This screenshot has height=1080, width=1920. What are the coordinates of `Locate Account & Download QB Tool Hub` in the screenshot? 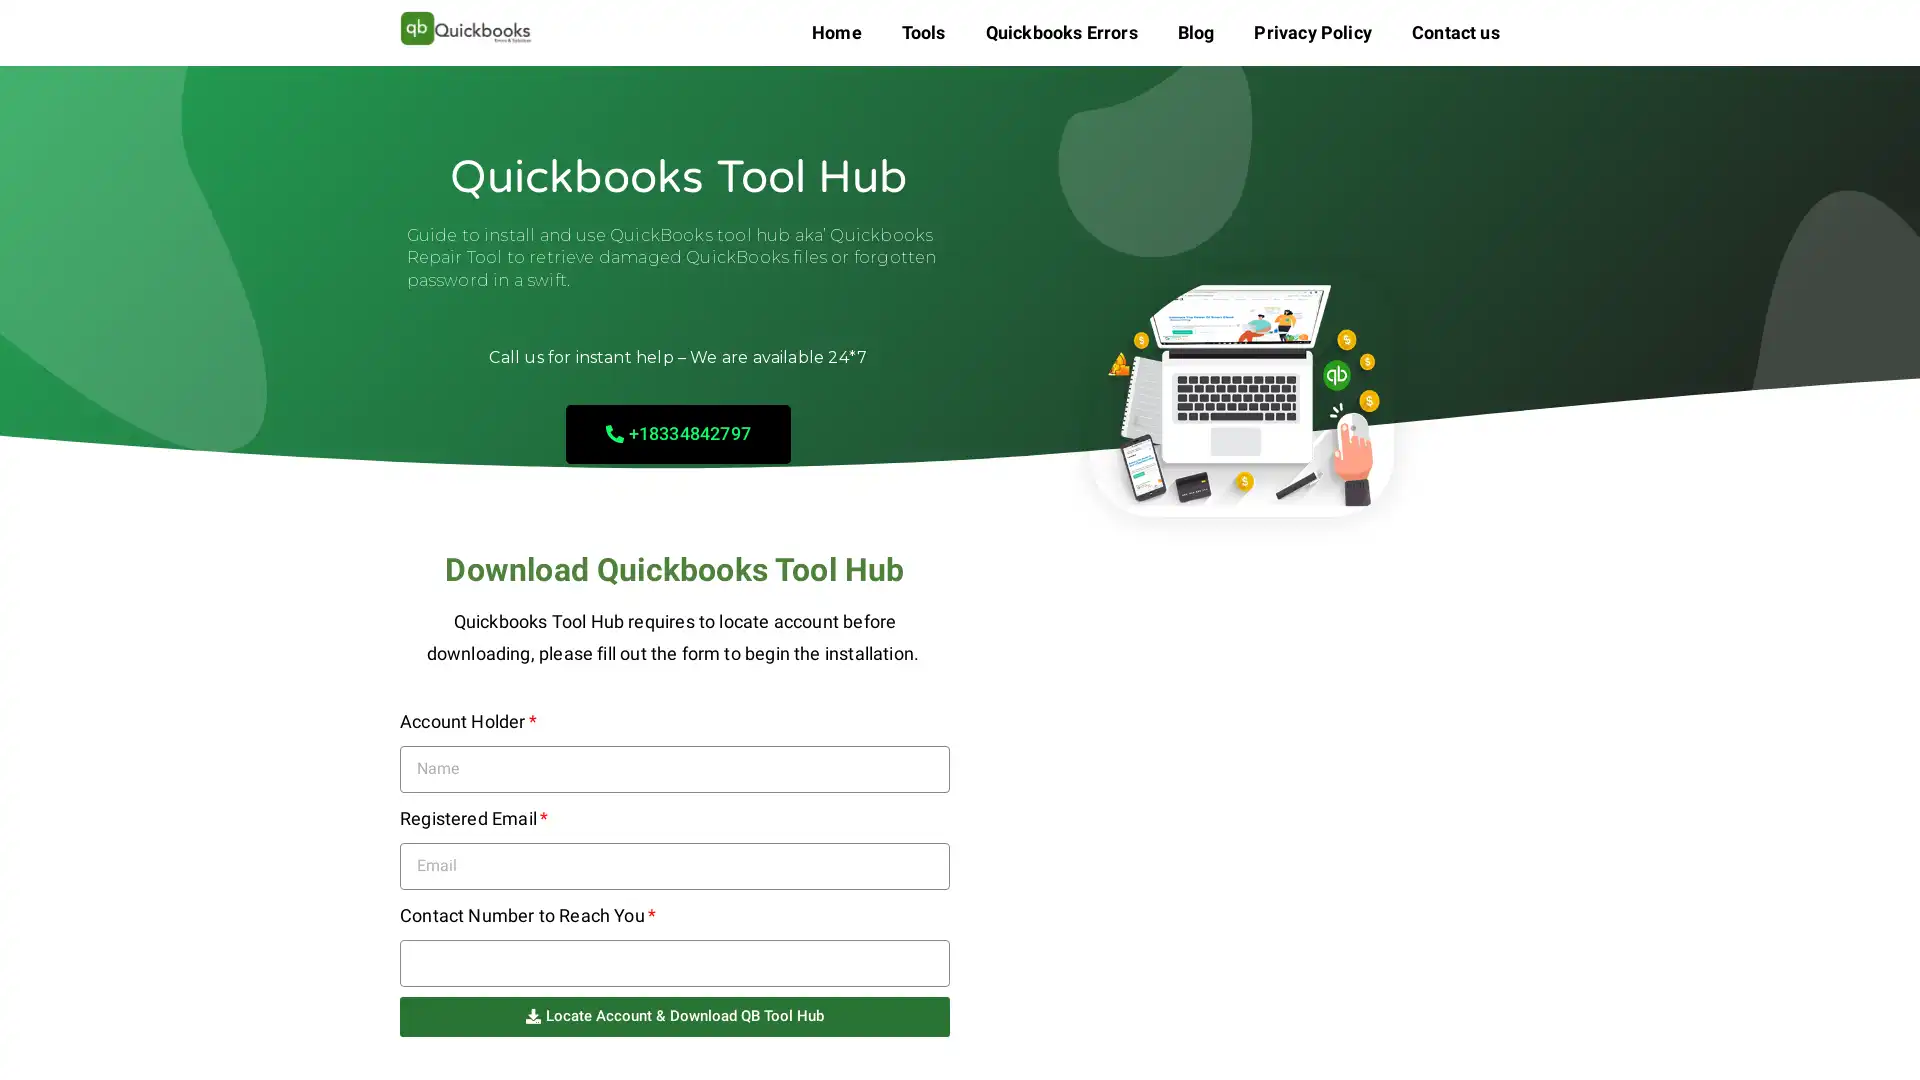 It's located at (675, 1015).